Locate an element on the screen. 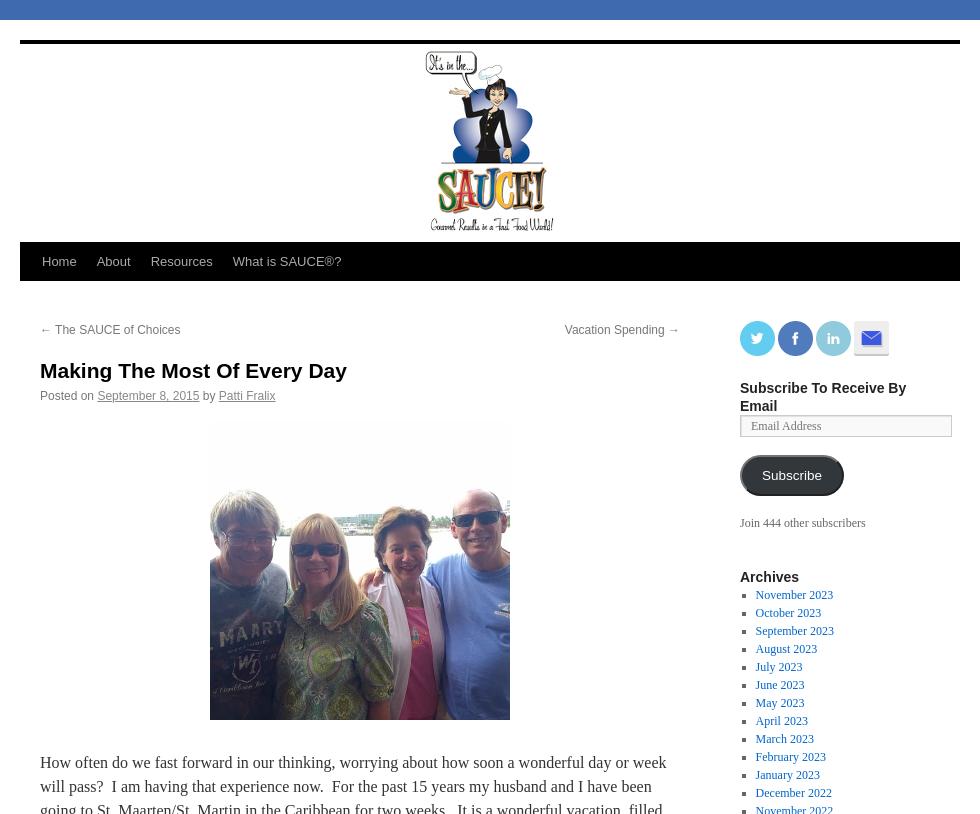 The width and height of the screenshot is (980, 814). 'July 2023' is located at coordinates (754, 666).